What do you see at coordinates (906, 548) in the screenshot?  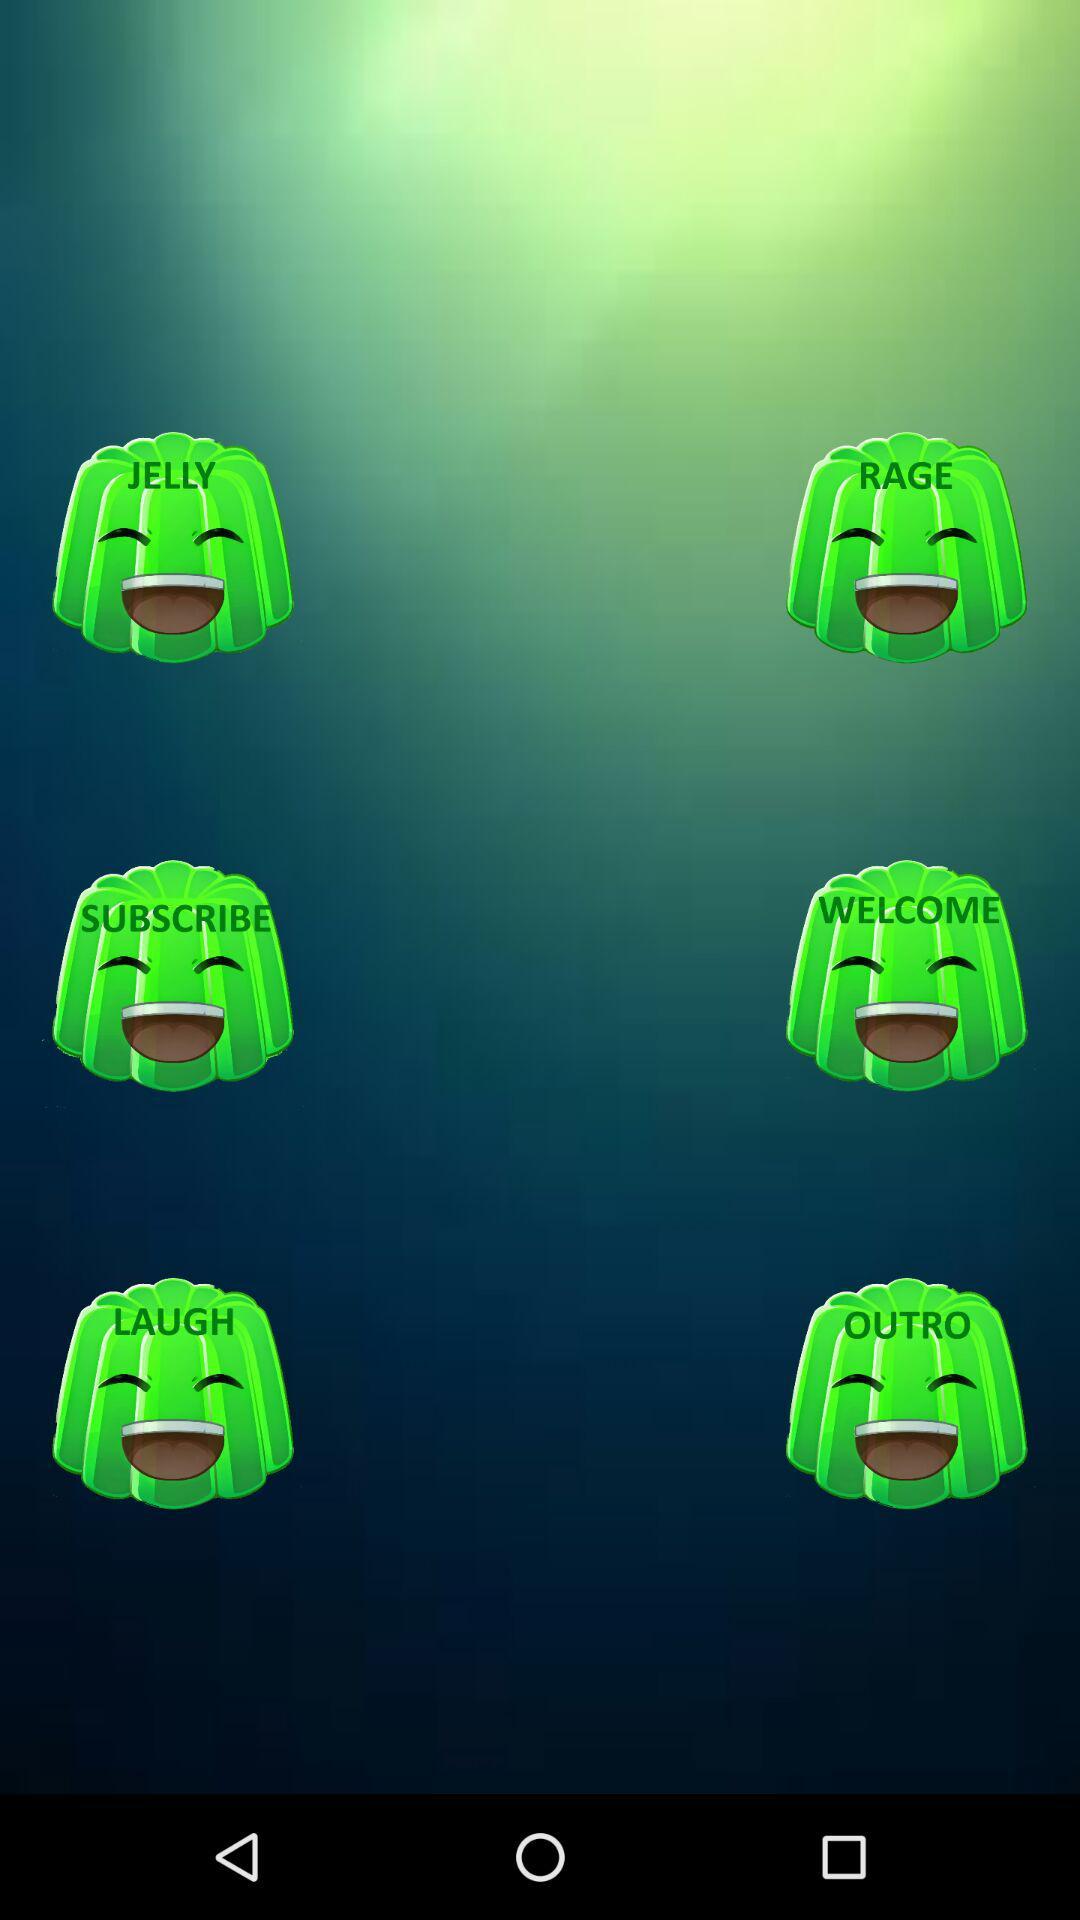 I see `rage` at bounding box center [906, 548].